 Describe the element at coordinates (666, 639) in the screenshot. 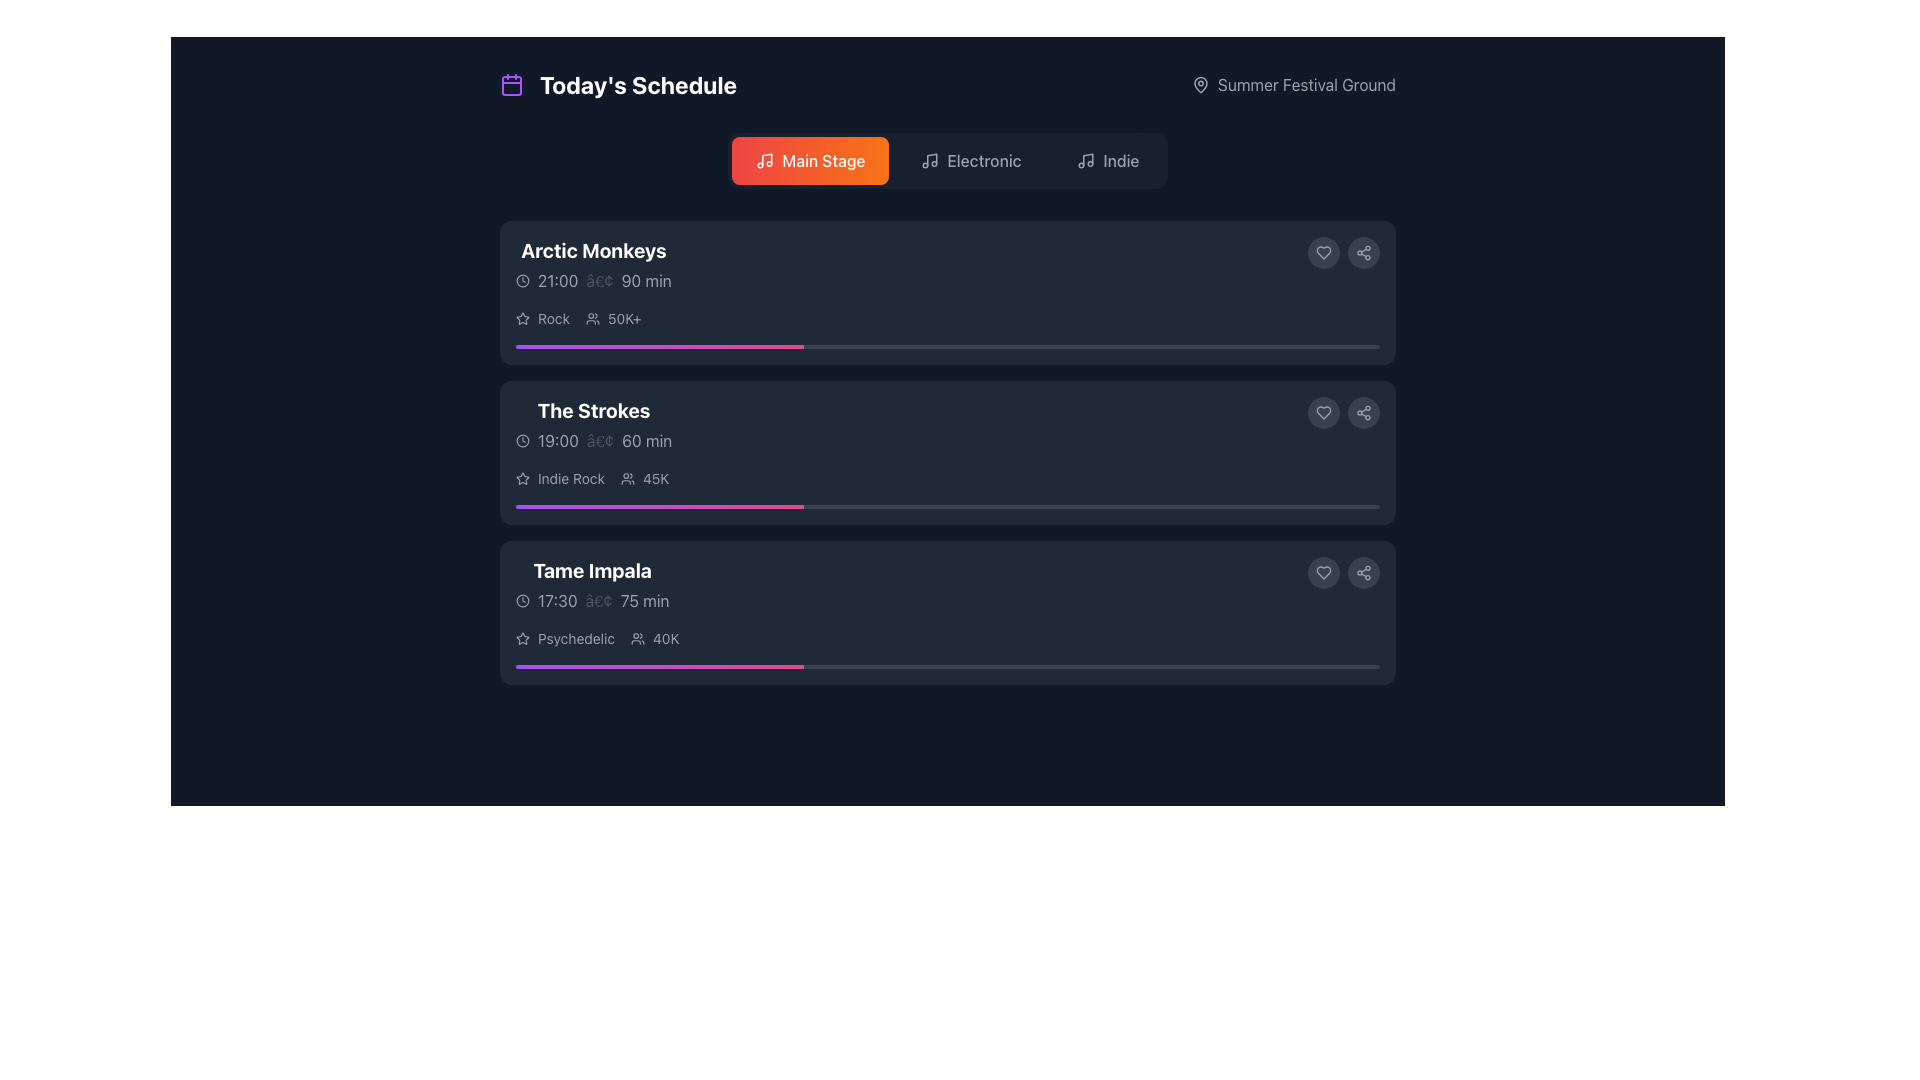

I see `the static text label displaying the number of attendees for the band 'Tame Impala', which is located next to a user group icon in the third row of the list` at that location.